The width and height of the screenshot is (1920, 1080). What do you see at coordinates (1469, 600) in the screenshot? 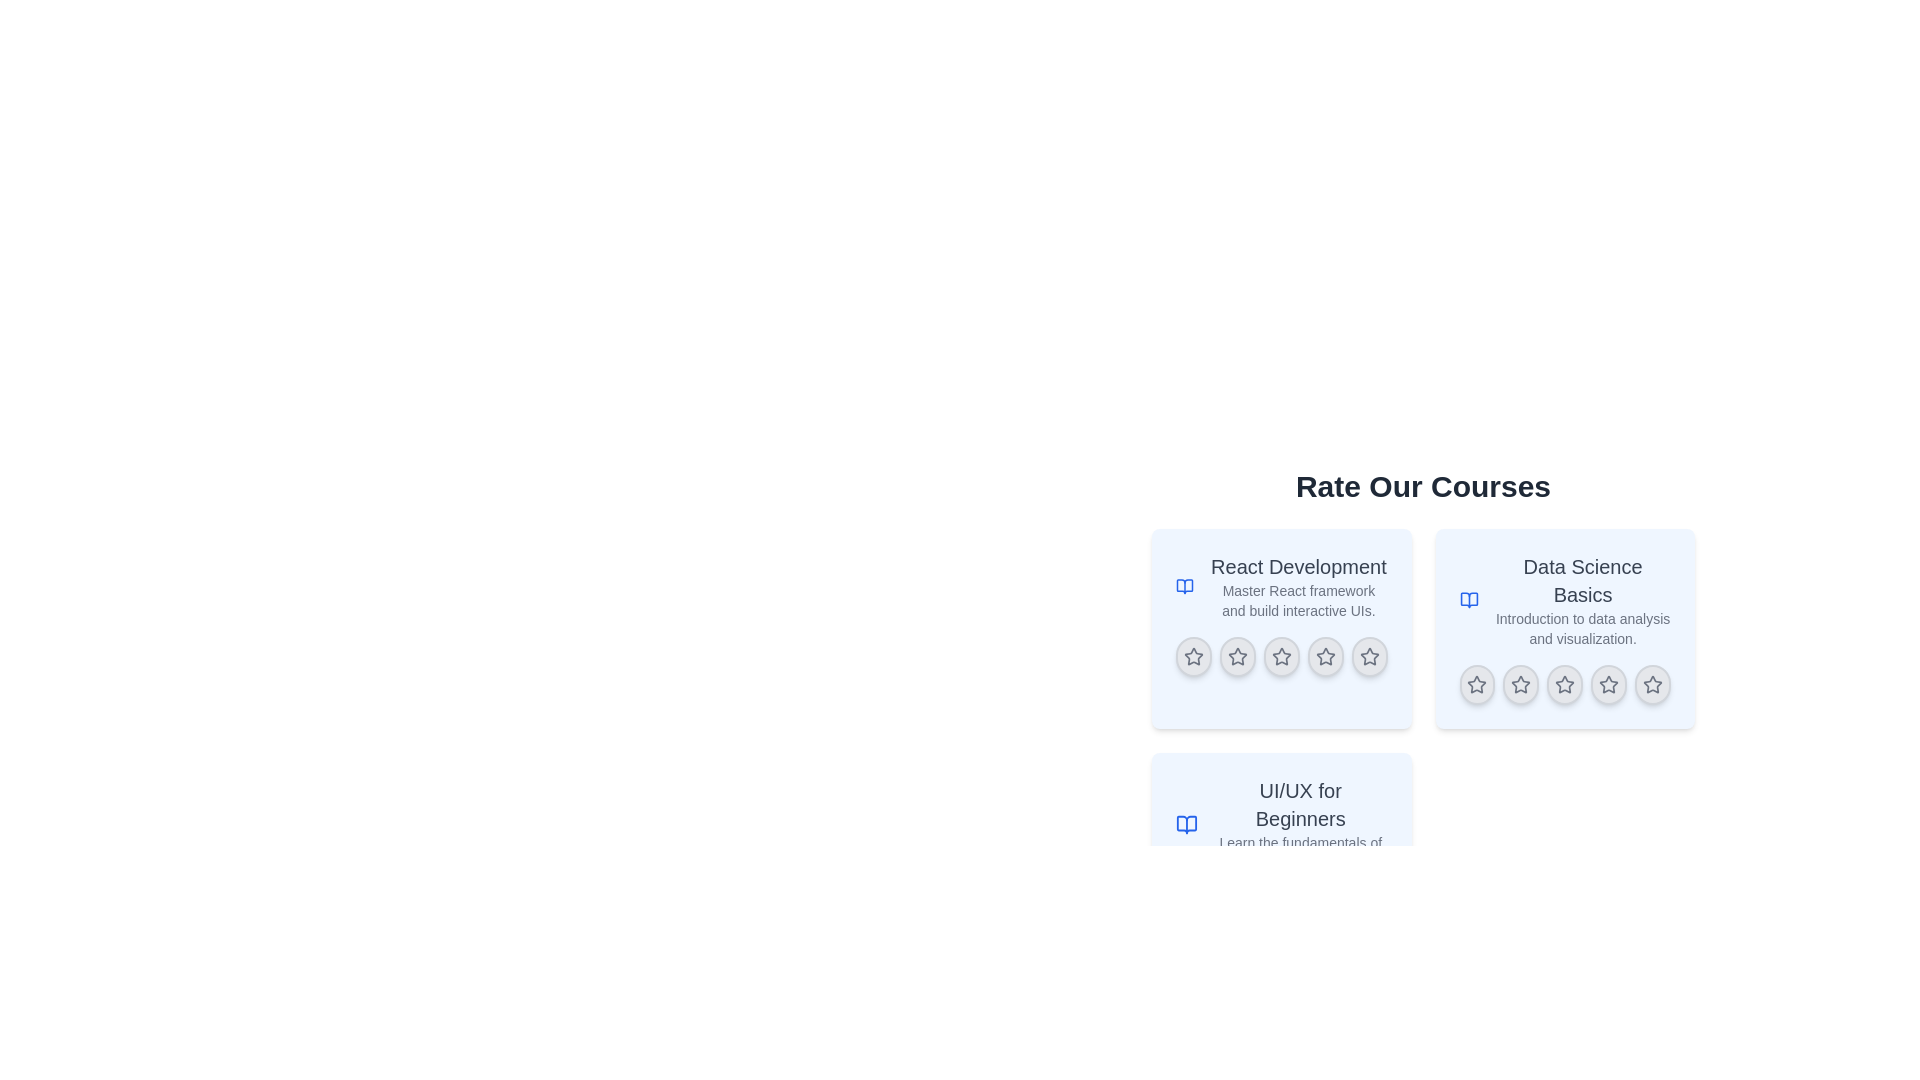
I see `the blue-colored open book icon located at the top-left corner of the 'Data Science Basics' course card, adjacent to the course title` at bounding box center [1469, 600].